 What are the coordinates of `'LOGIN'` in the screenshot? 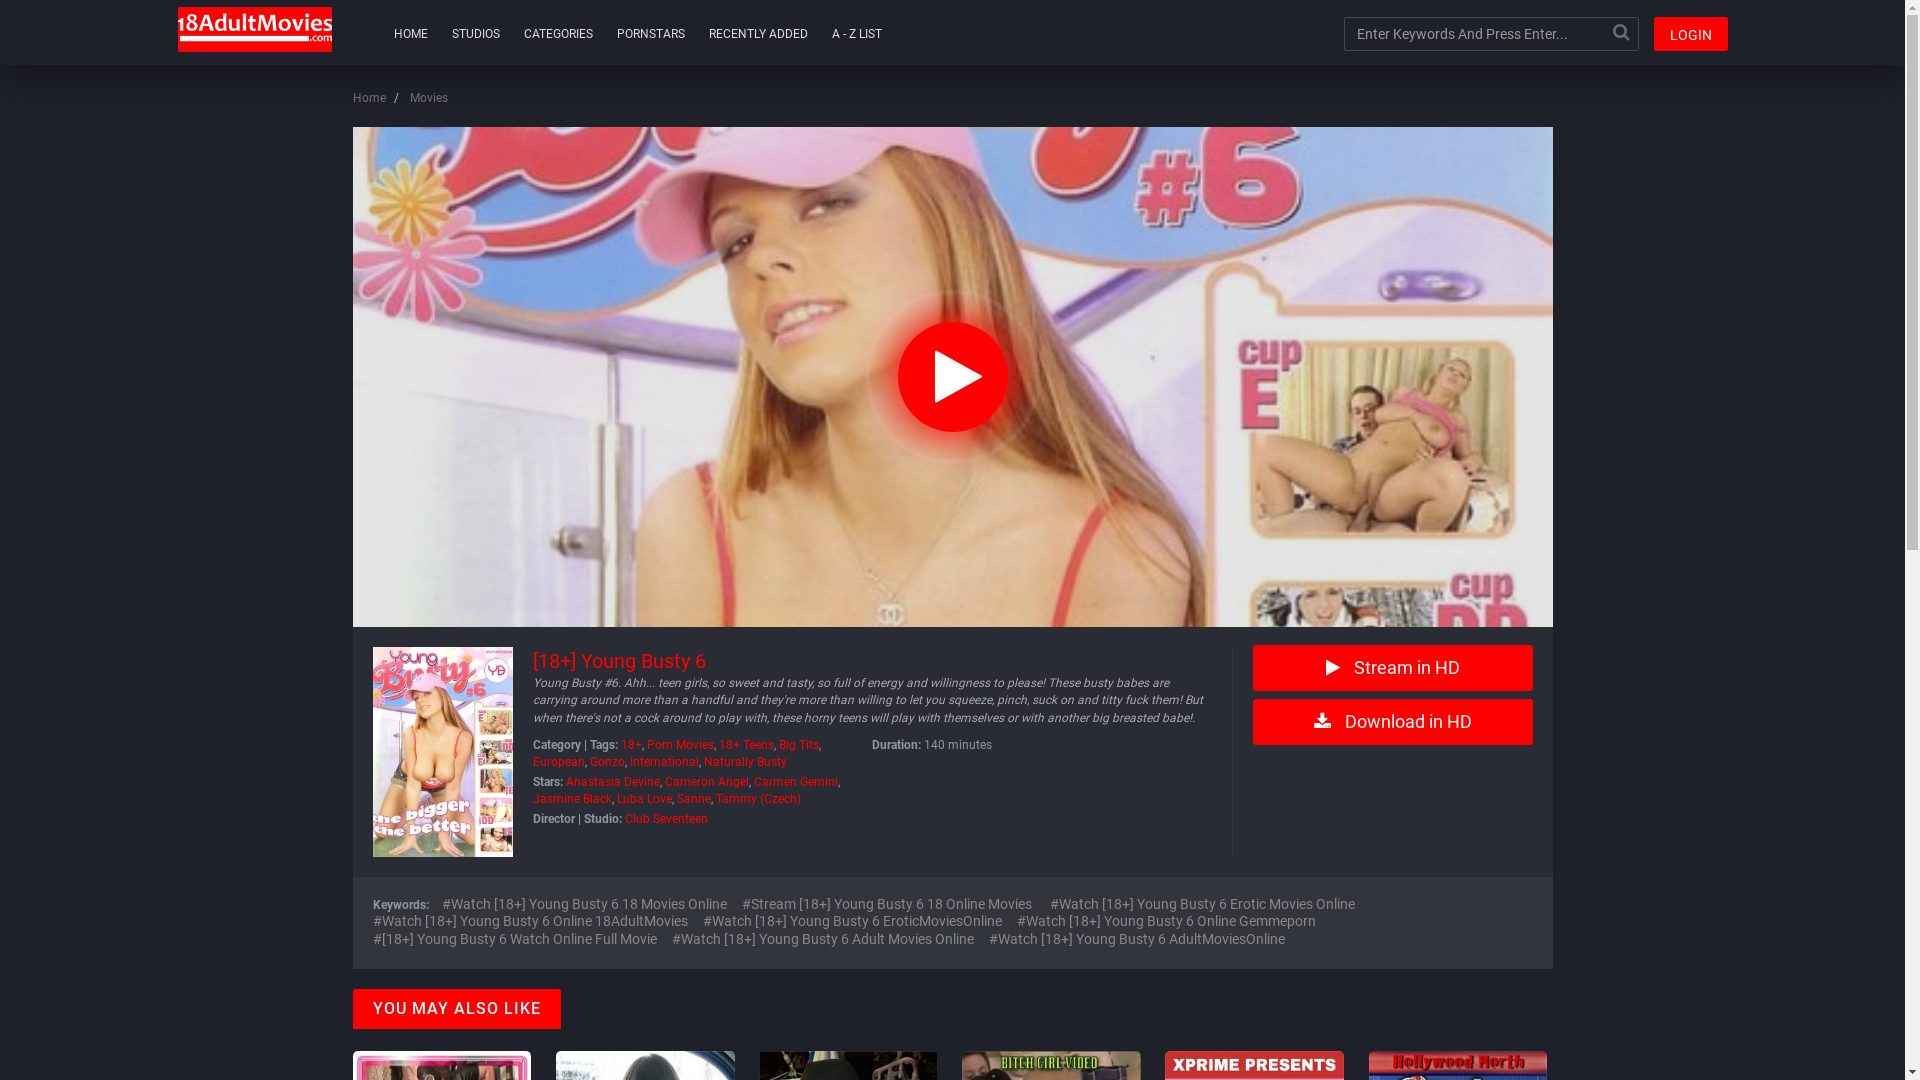 It's located at (1654, 34).